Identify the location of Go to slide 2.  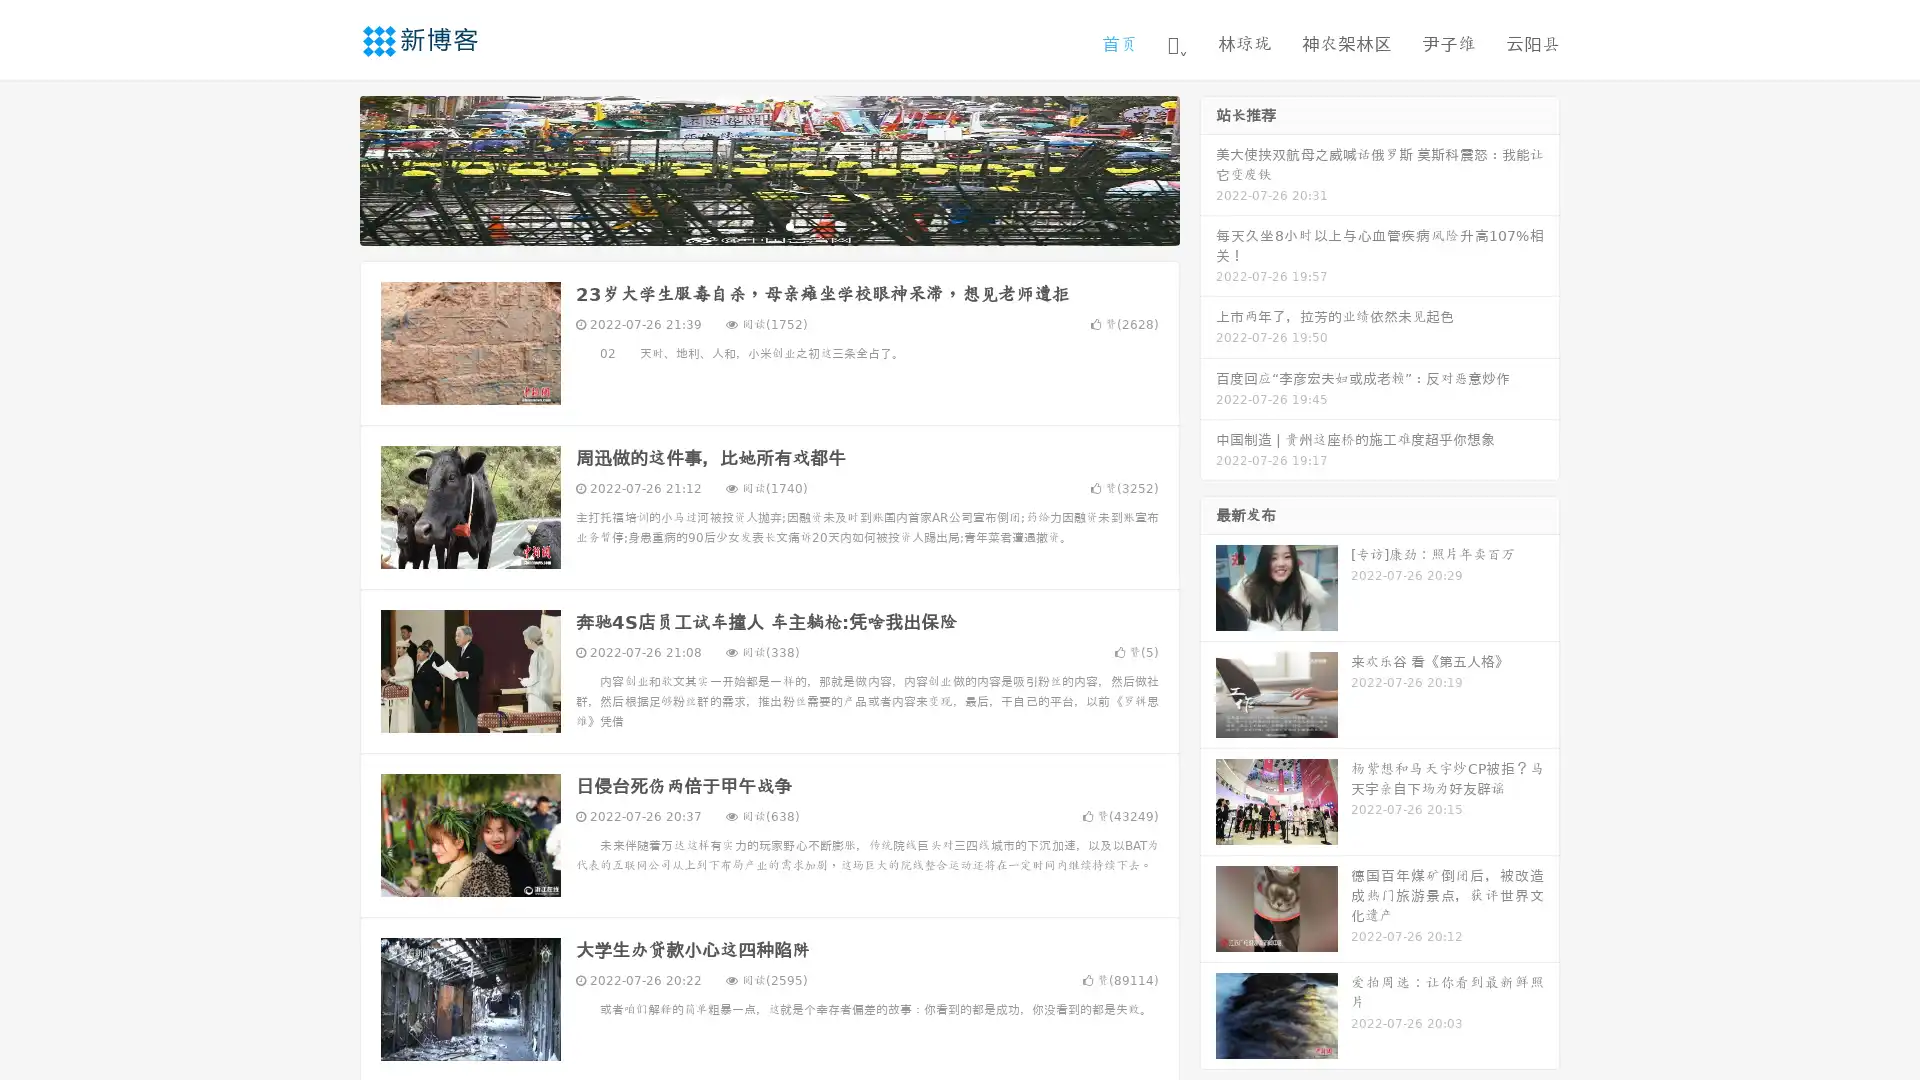
(768, 225).